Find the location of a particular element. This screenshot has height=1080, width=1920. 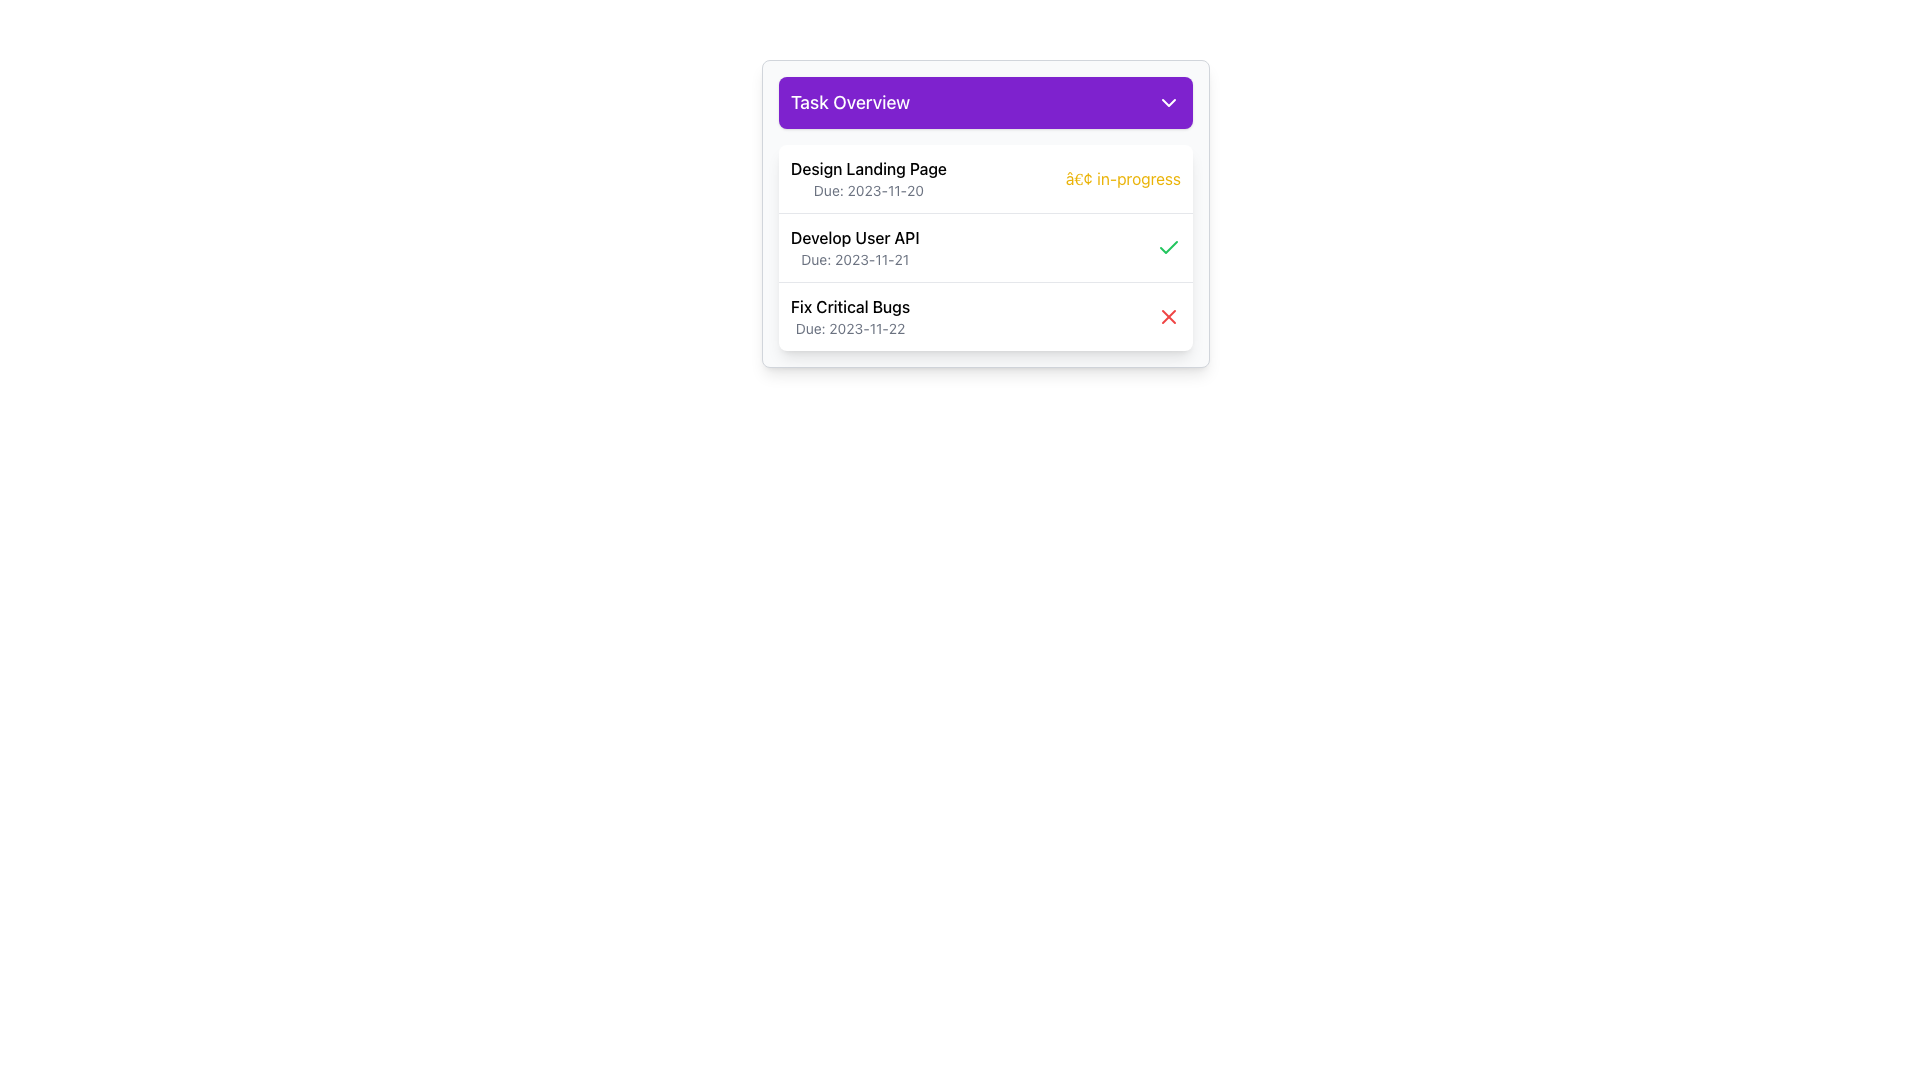

the deletion icon located at the far-right of the 'Fix Critical Bugs' task row is located at coordinates (1169, 315).